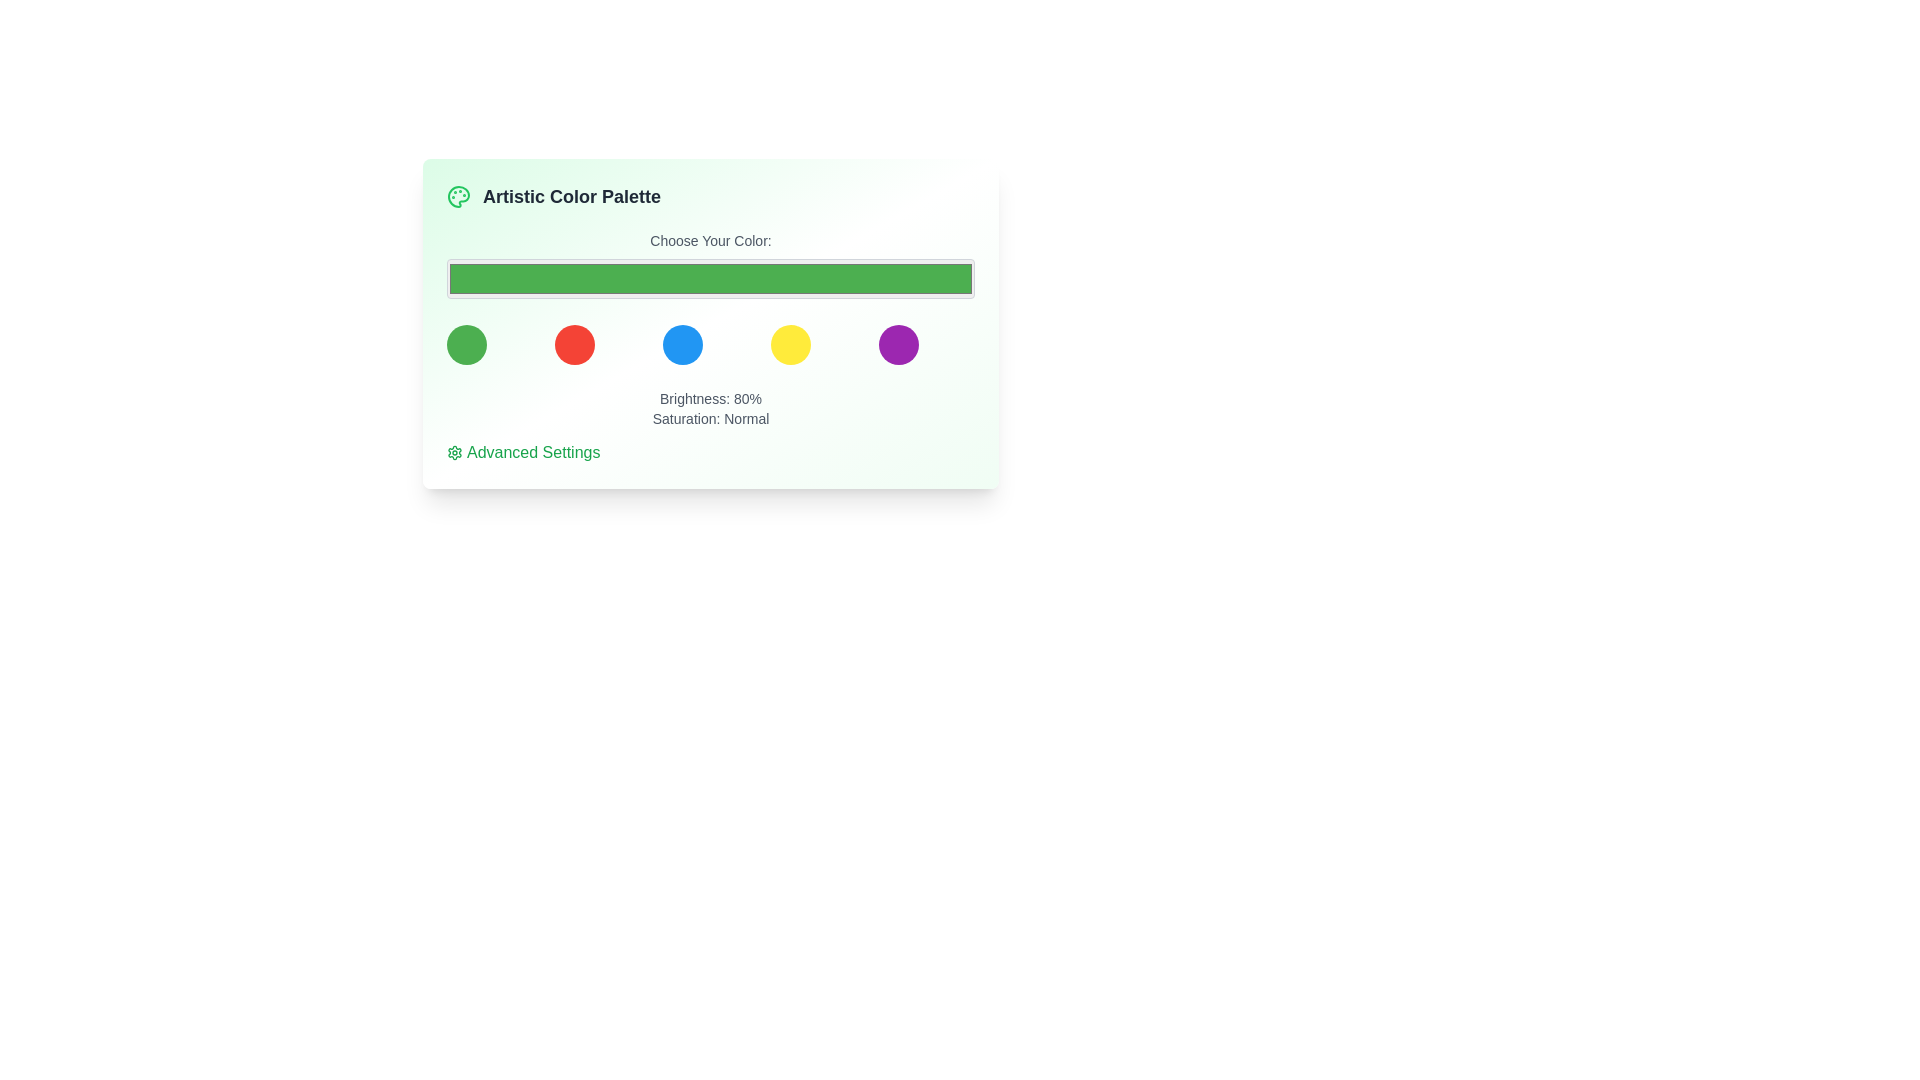  I want to click on the second circular component filled with vibrant red color to confirm selection, so click(574, 343).